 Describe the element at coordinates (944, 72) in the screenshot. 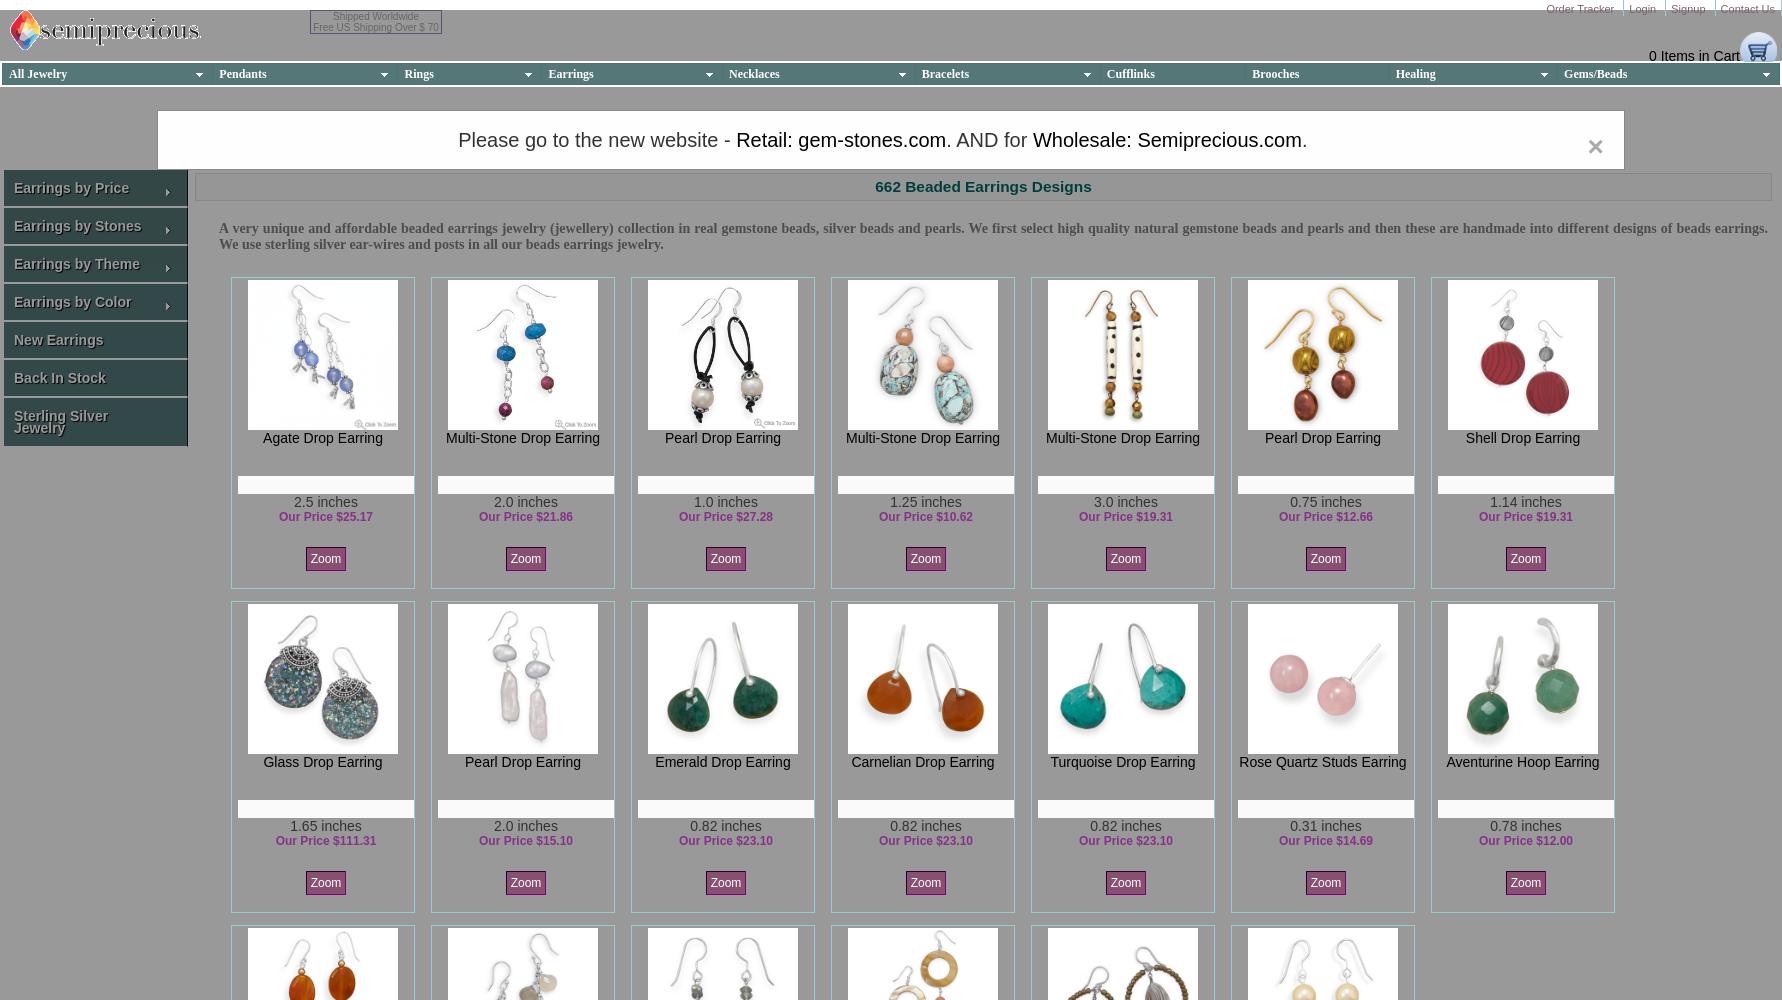

I see `'Bracelets'` at that location.